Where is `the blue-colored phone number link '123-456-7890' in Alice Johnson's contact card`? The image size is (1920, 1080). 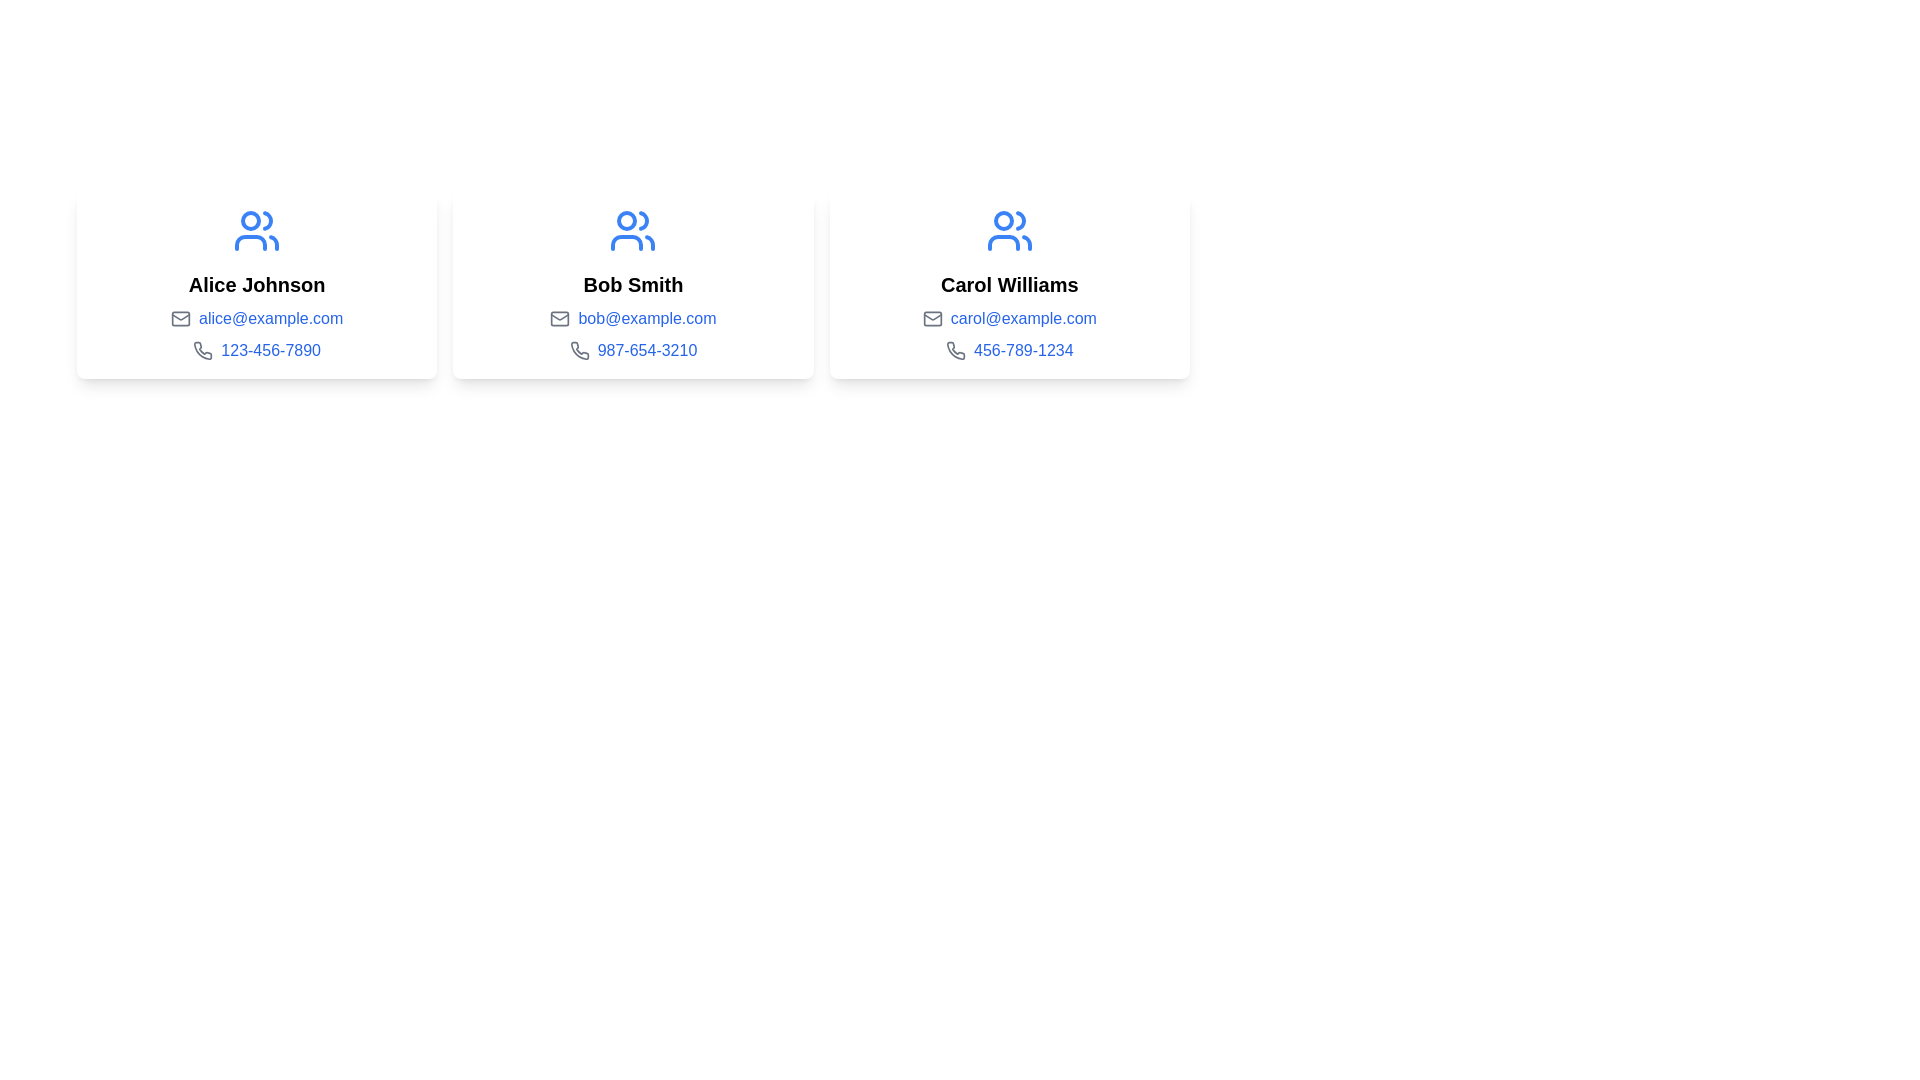 the blue-colored phone number link '123-456-7890' in Alice Johnson's contact card is located at coordinates (270, 350).